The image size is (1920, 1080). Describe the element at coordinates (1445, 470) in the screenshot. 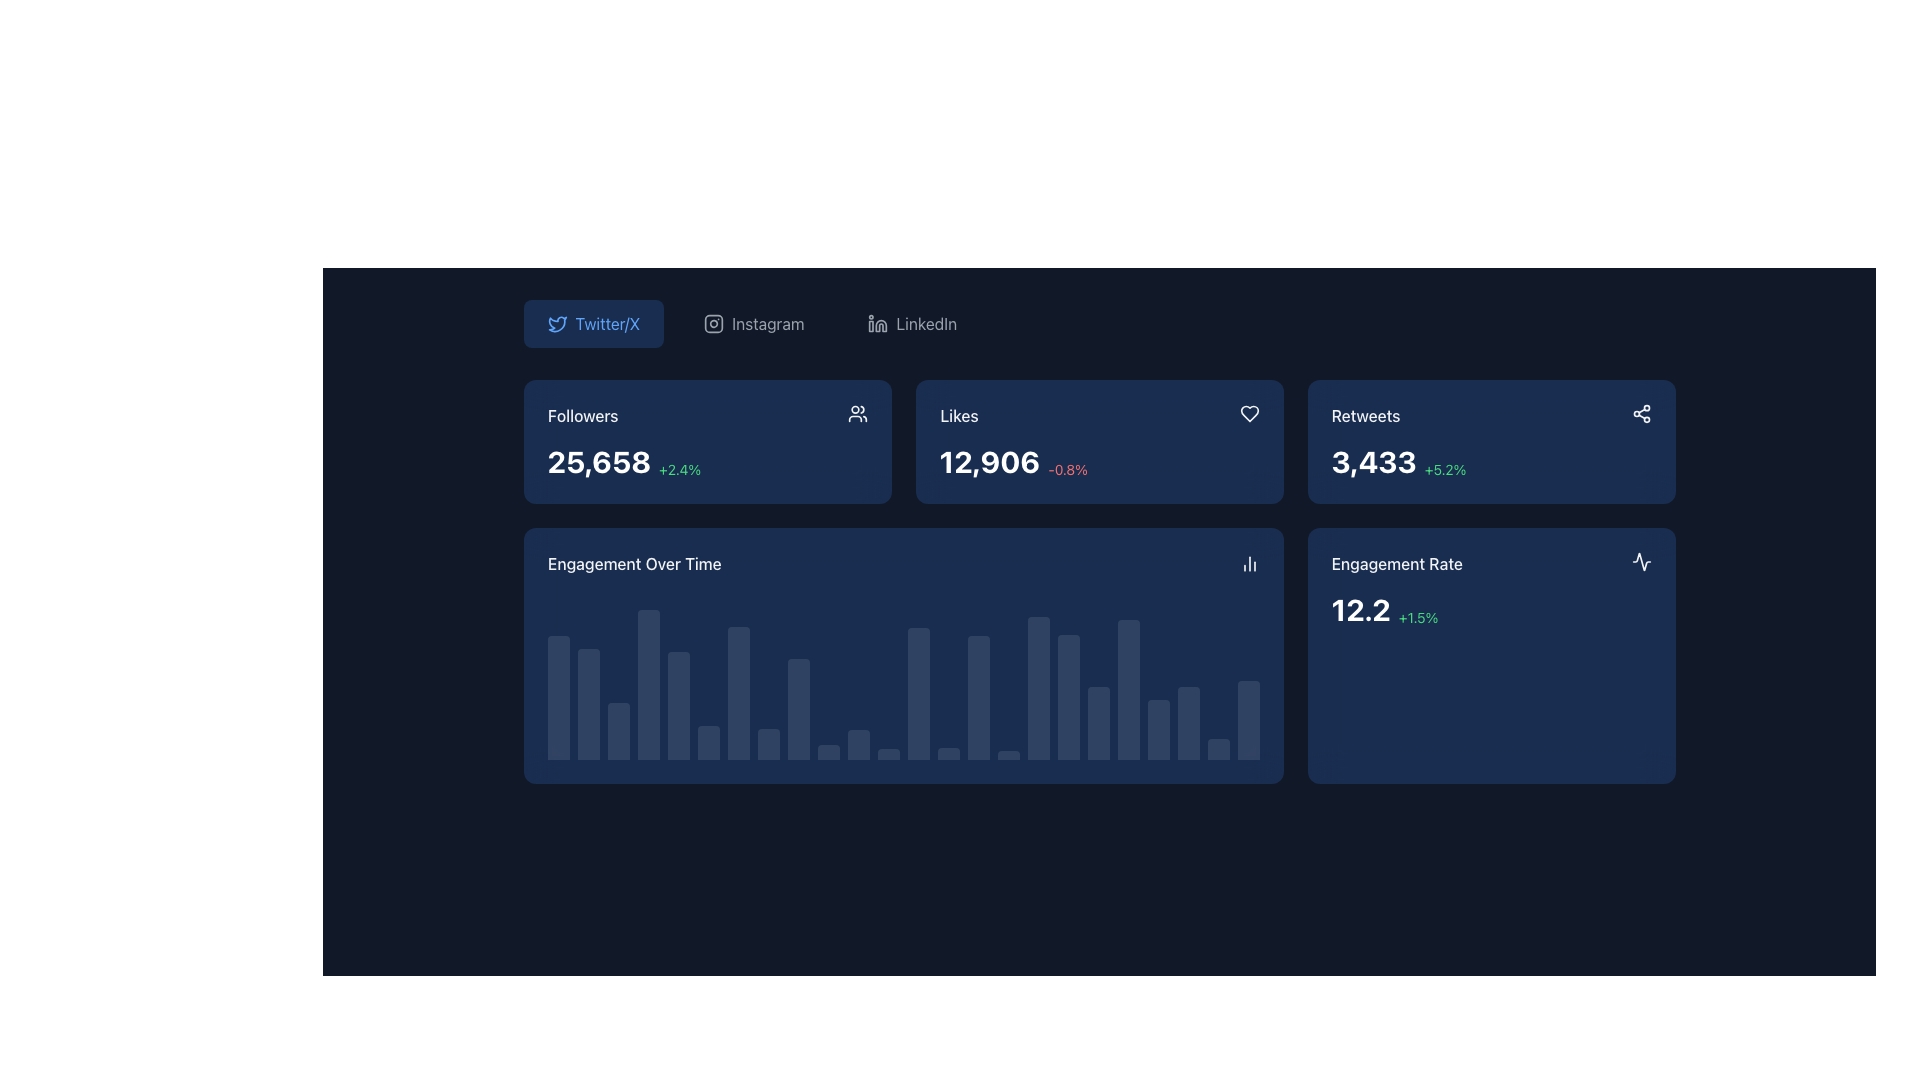

I see `positive change percentage of 5.2% from the Text label indicating an increase in the 'Retweets' statistic, located to the right of '3,433' in the top-right card-like section` at that location.